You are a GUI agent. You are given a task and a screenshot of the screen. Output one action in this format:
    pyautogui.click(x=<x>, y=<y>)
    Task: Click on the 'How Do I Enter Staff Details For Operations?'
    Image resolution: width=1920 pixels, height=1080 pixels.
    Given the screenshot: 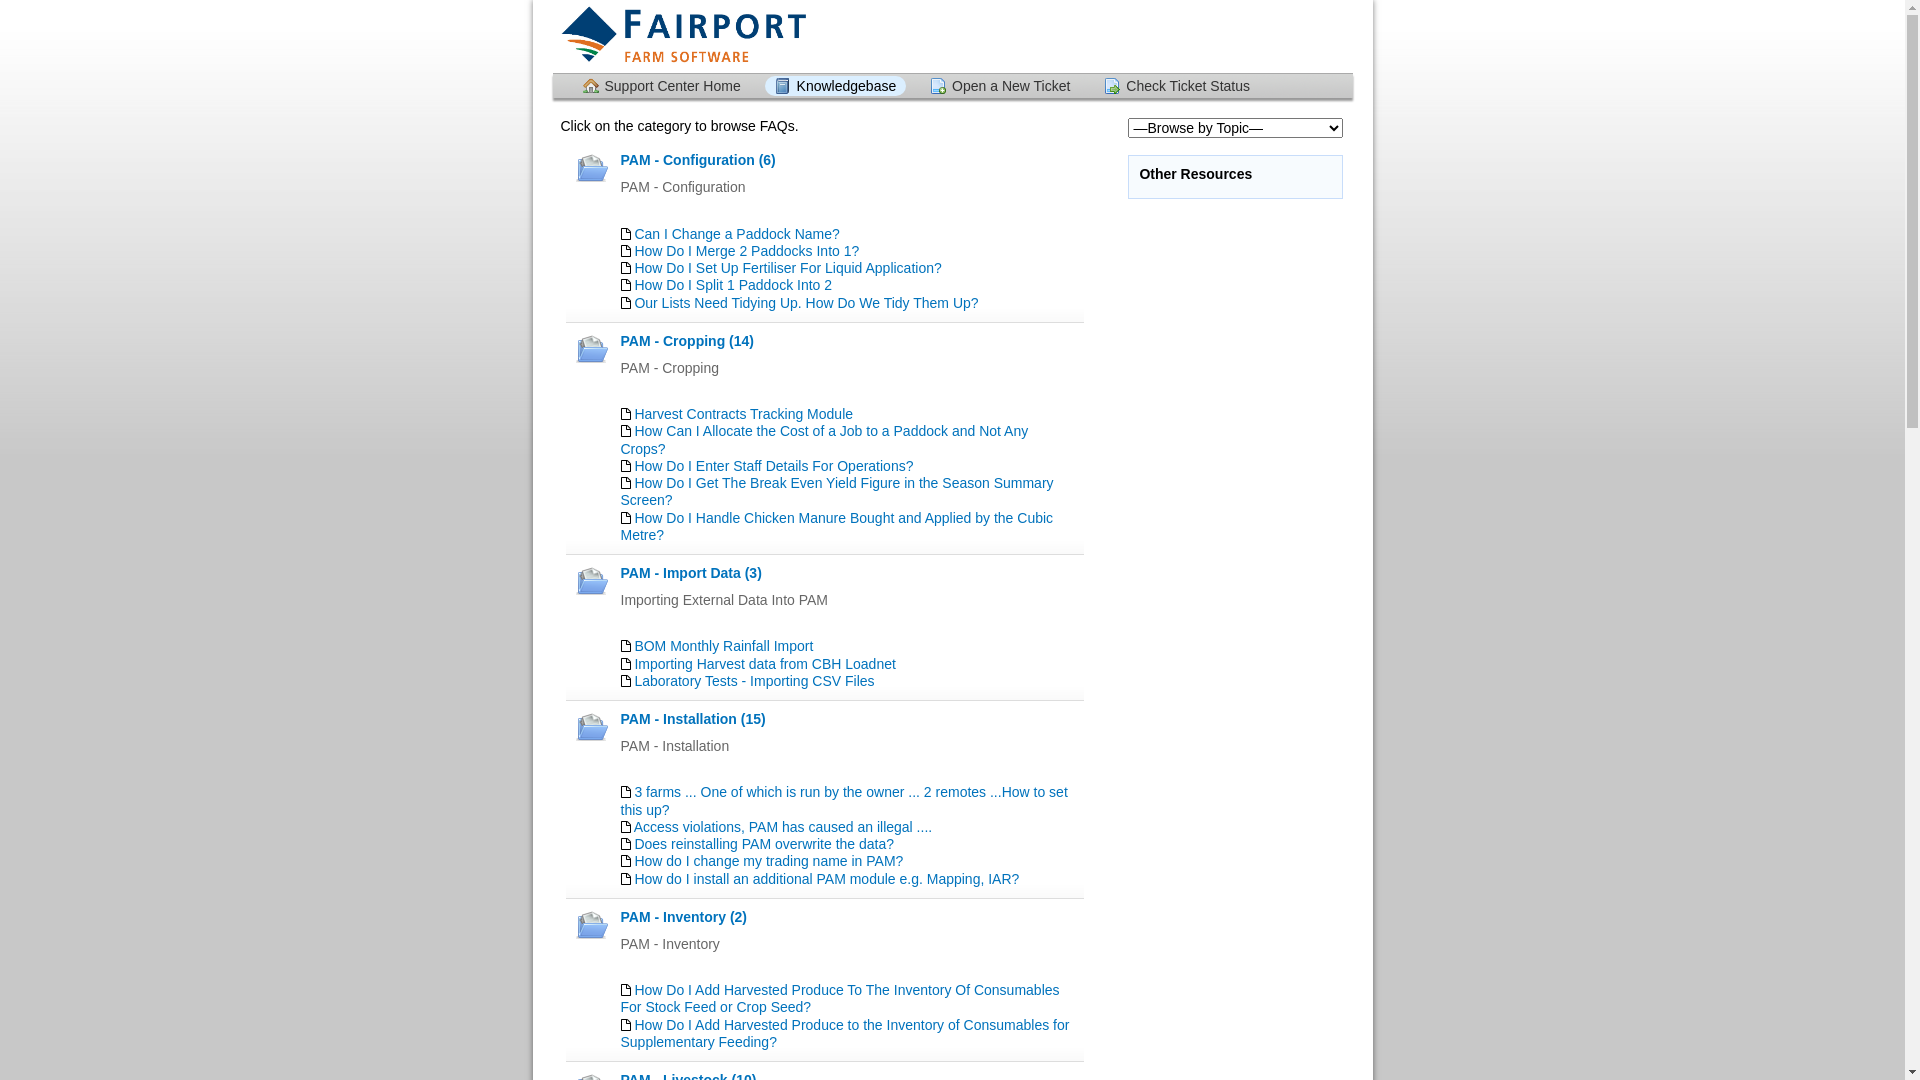 What is the action you would take?
    pyautogui.click(x=632, y=466)
    